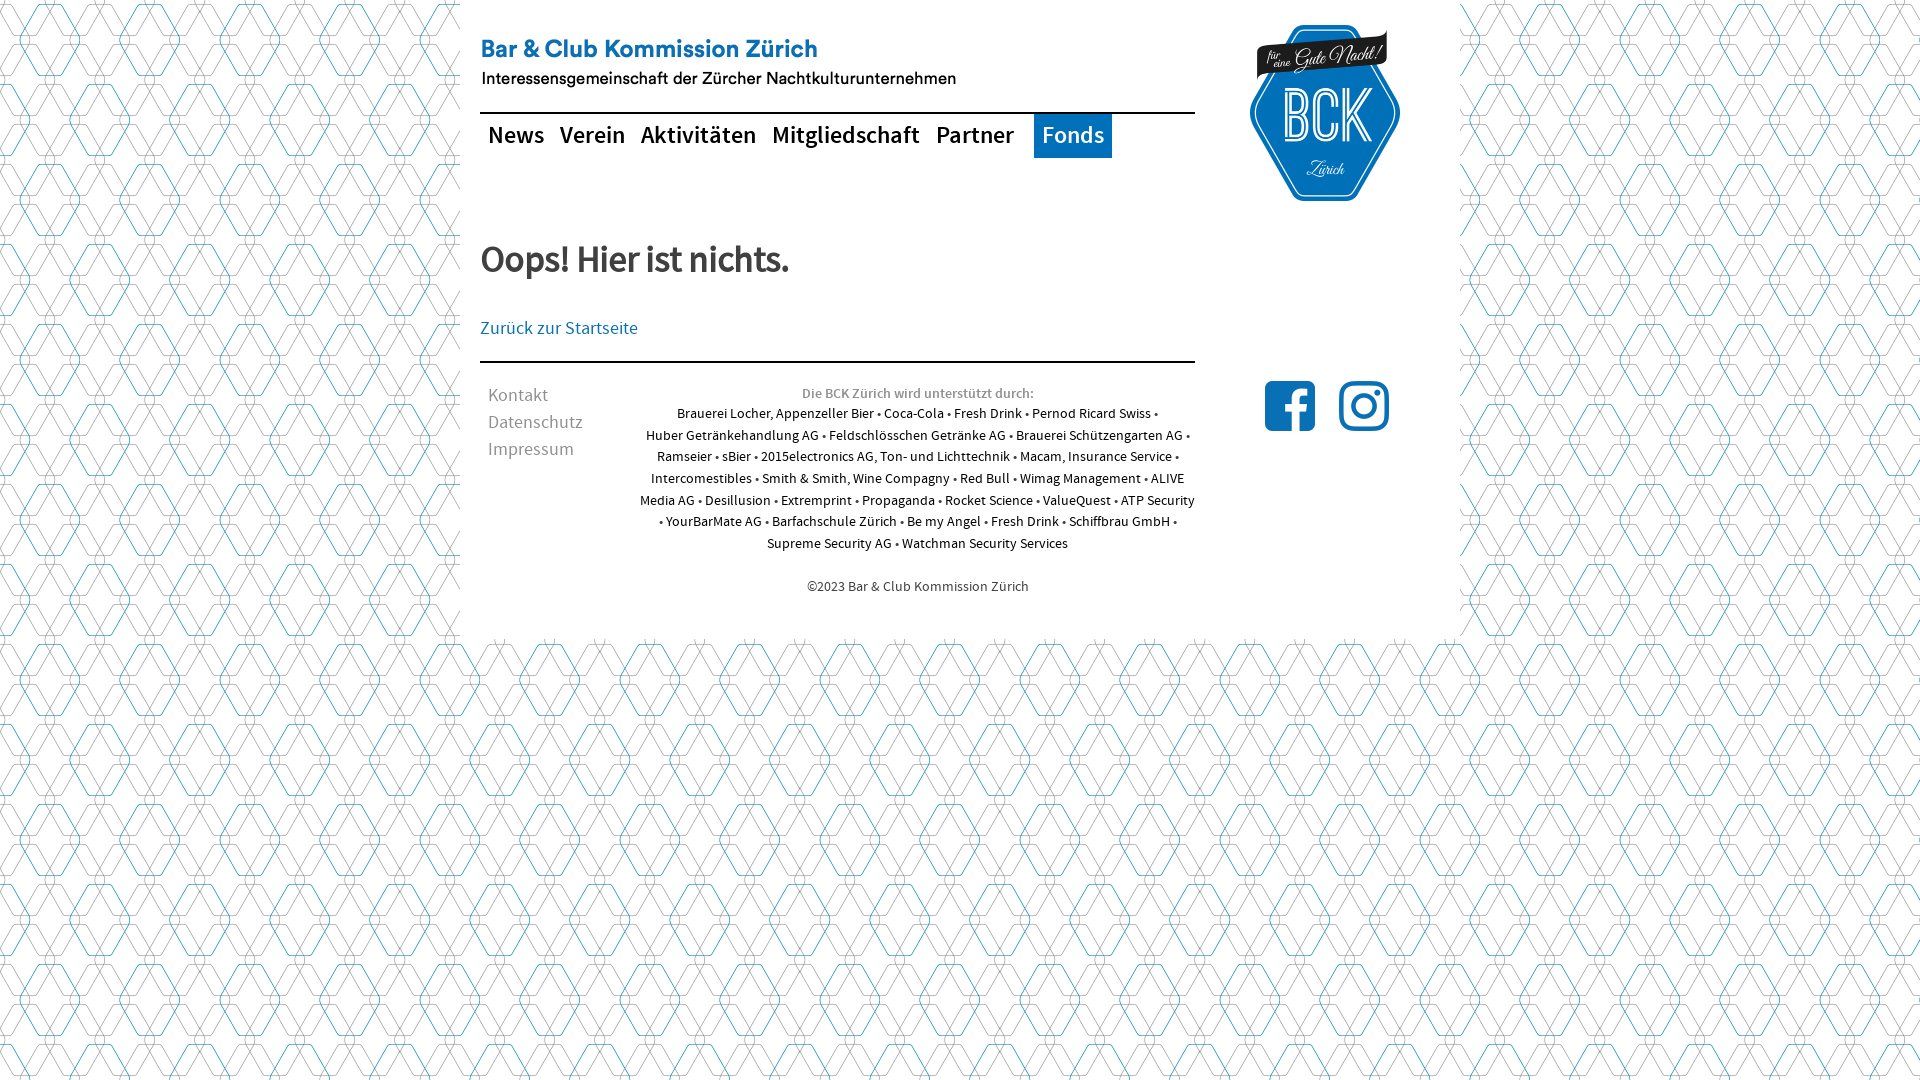  What do you see at coordinates (1090, 412) in the screenshot?
I see `'Pernod Ricard Swiss'` at bounding box center [1090, 412].